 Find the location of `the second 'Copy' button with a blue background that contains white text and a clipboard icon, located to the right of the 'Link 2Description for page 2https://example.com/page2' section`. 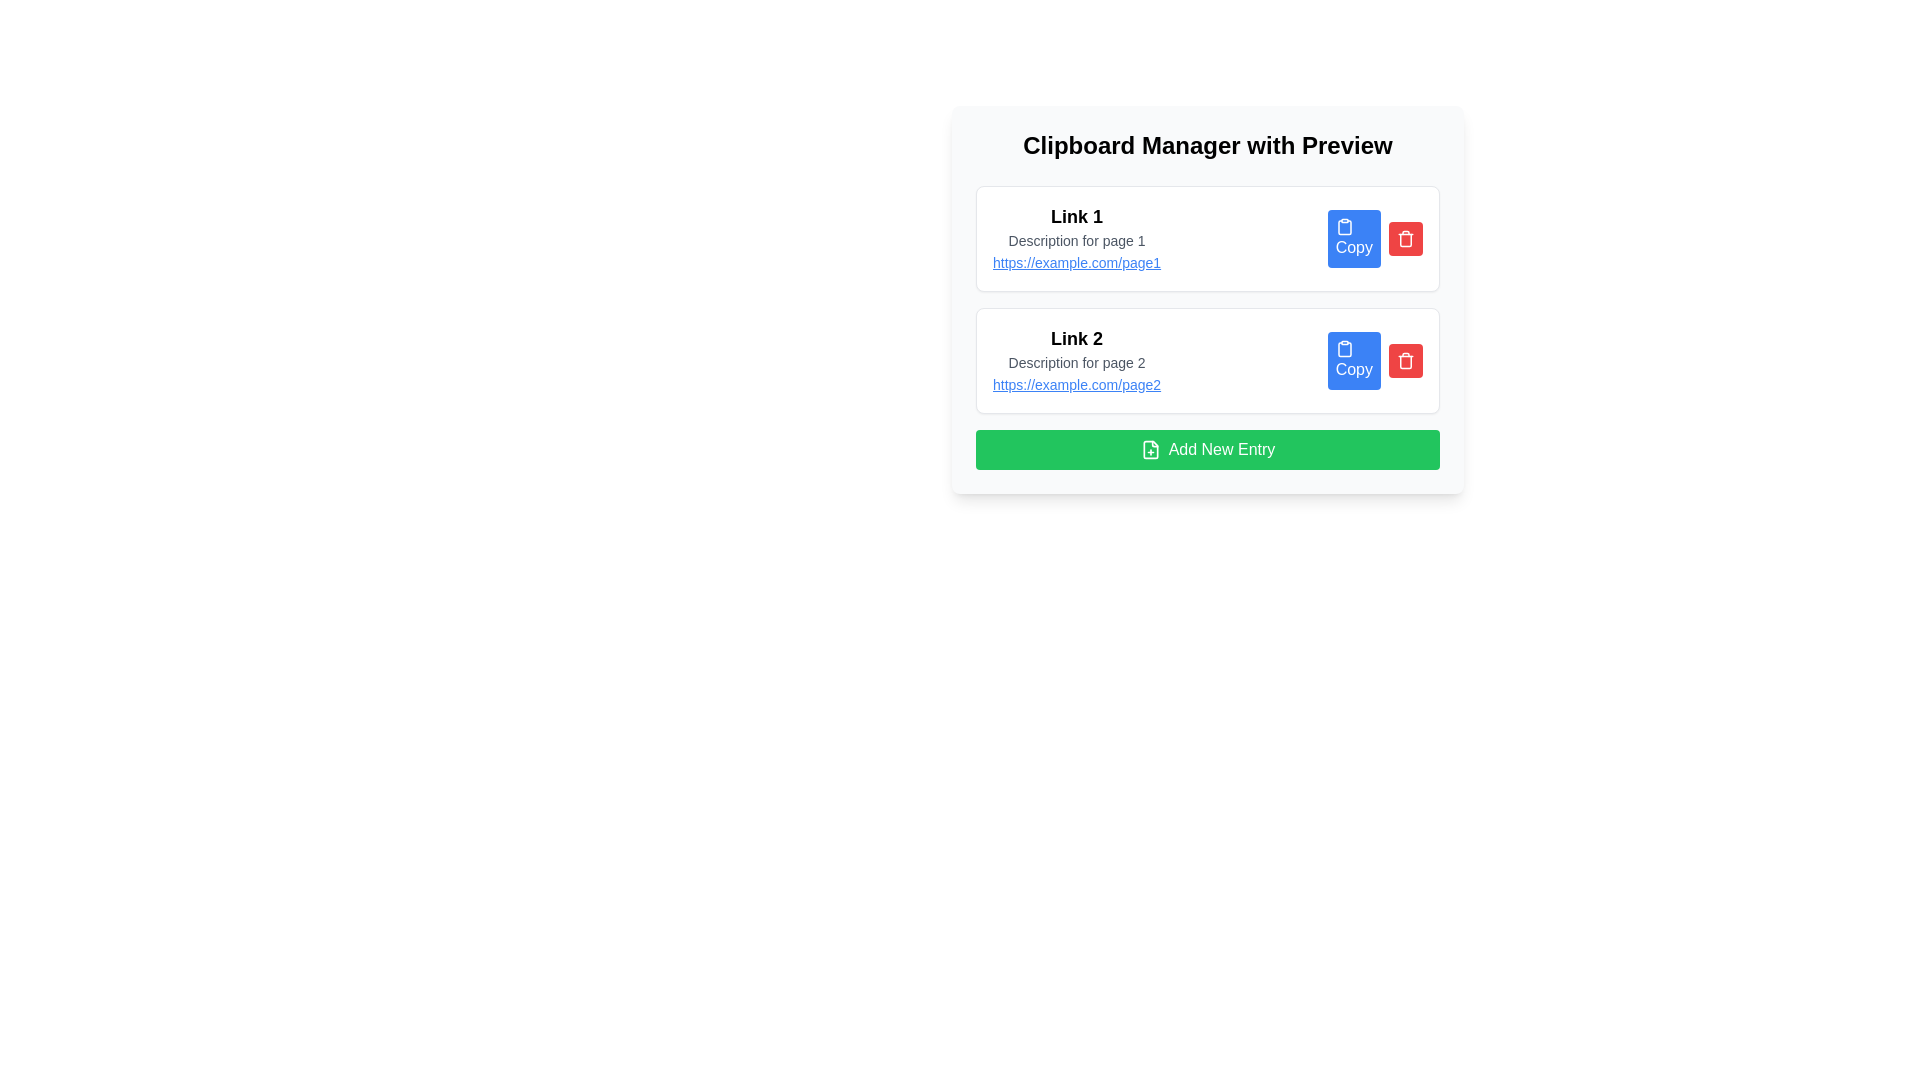

the second 'Copy' button with a blue background that contains white text and a clipboard icon, located to the right of the 'Link 2Description for page 2https://example.com/page2' section is located at coordinates (1374, 361).